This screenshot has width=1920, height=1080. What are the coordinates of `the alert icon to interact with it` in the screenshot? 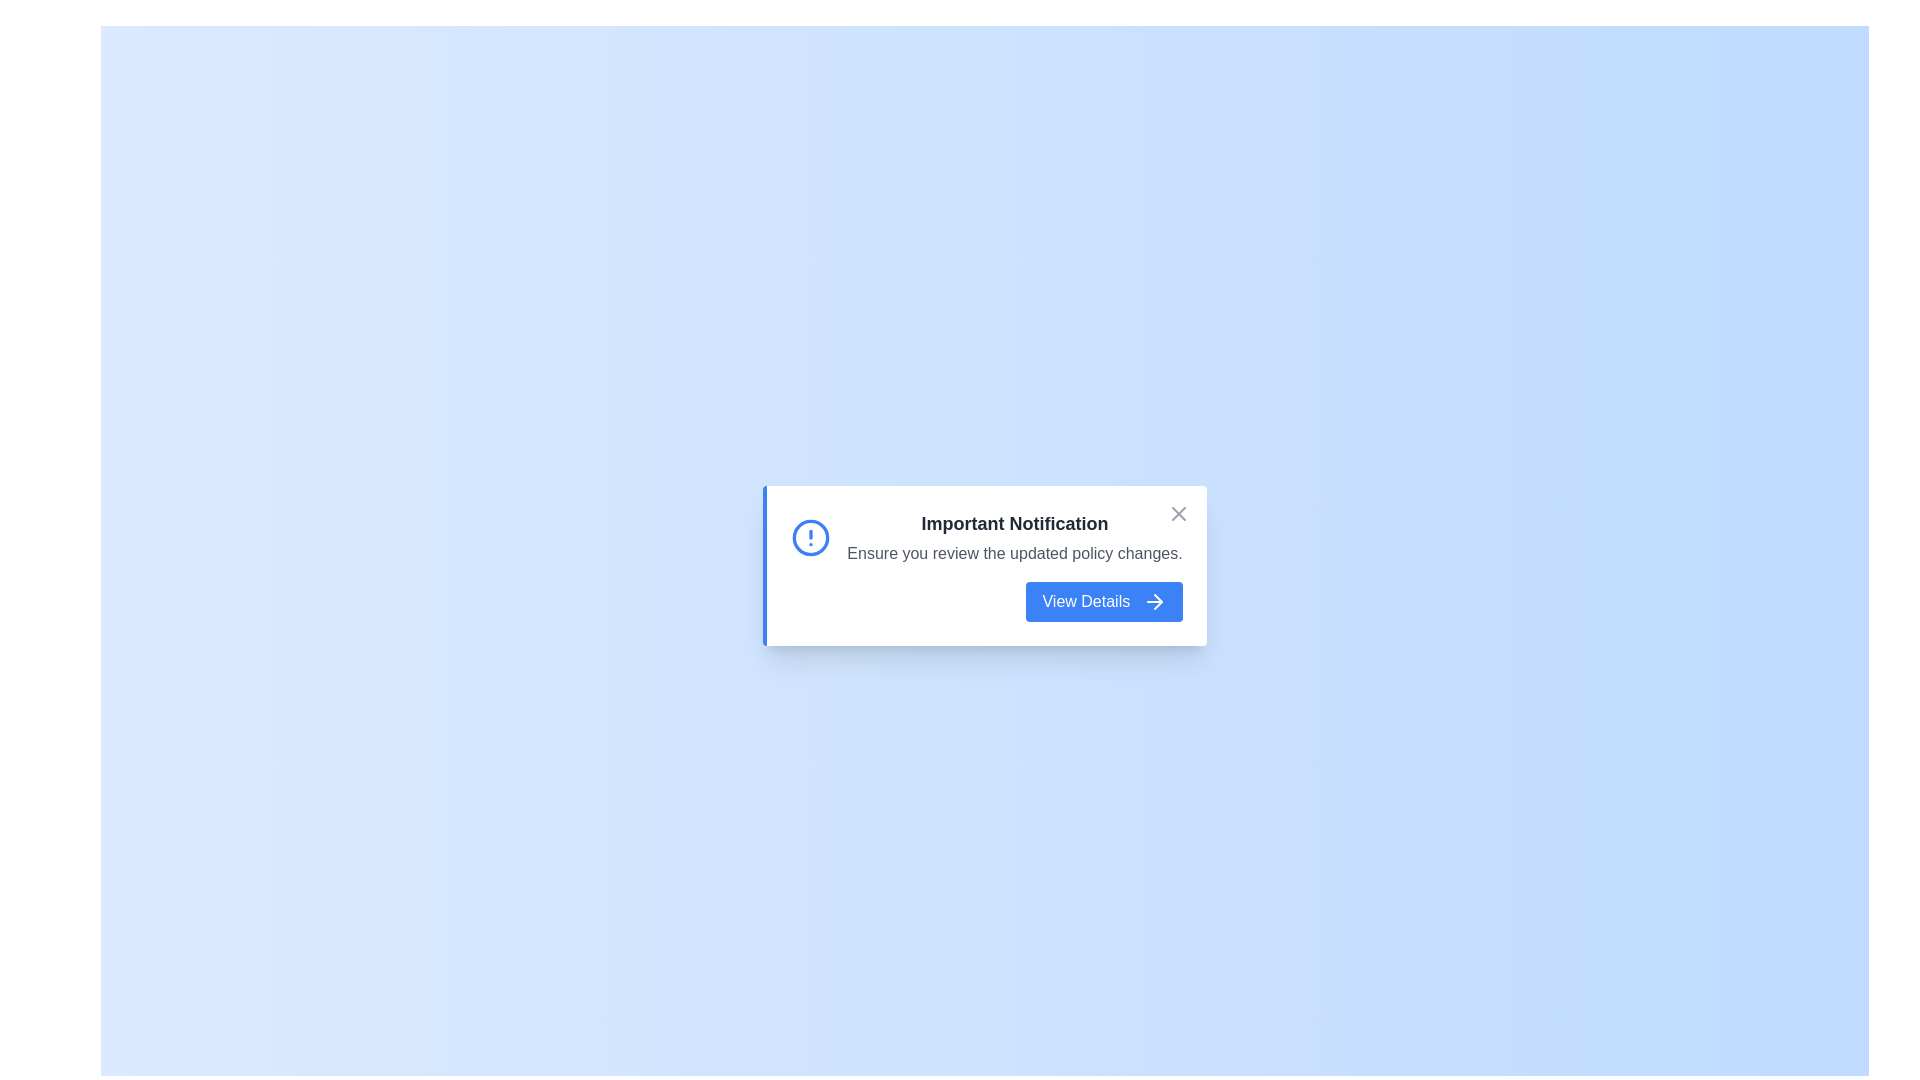 It's located at (811, 536).